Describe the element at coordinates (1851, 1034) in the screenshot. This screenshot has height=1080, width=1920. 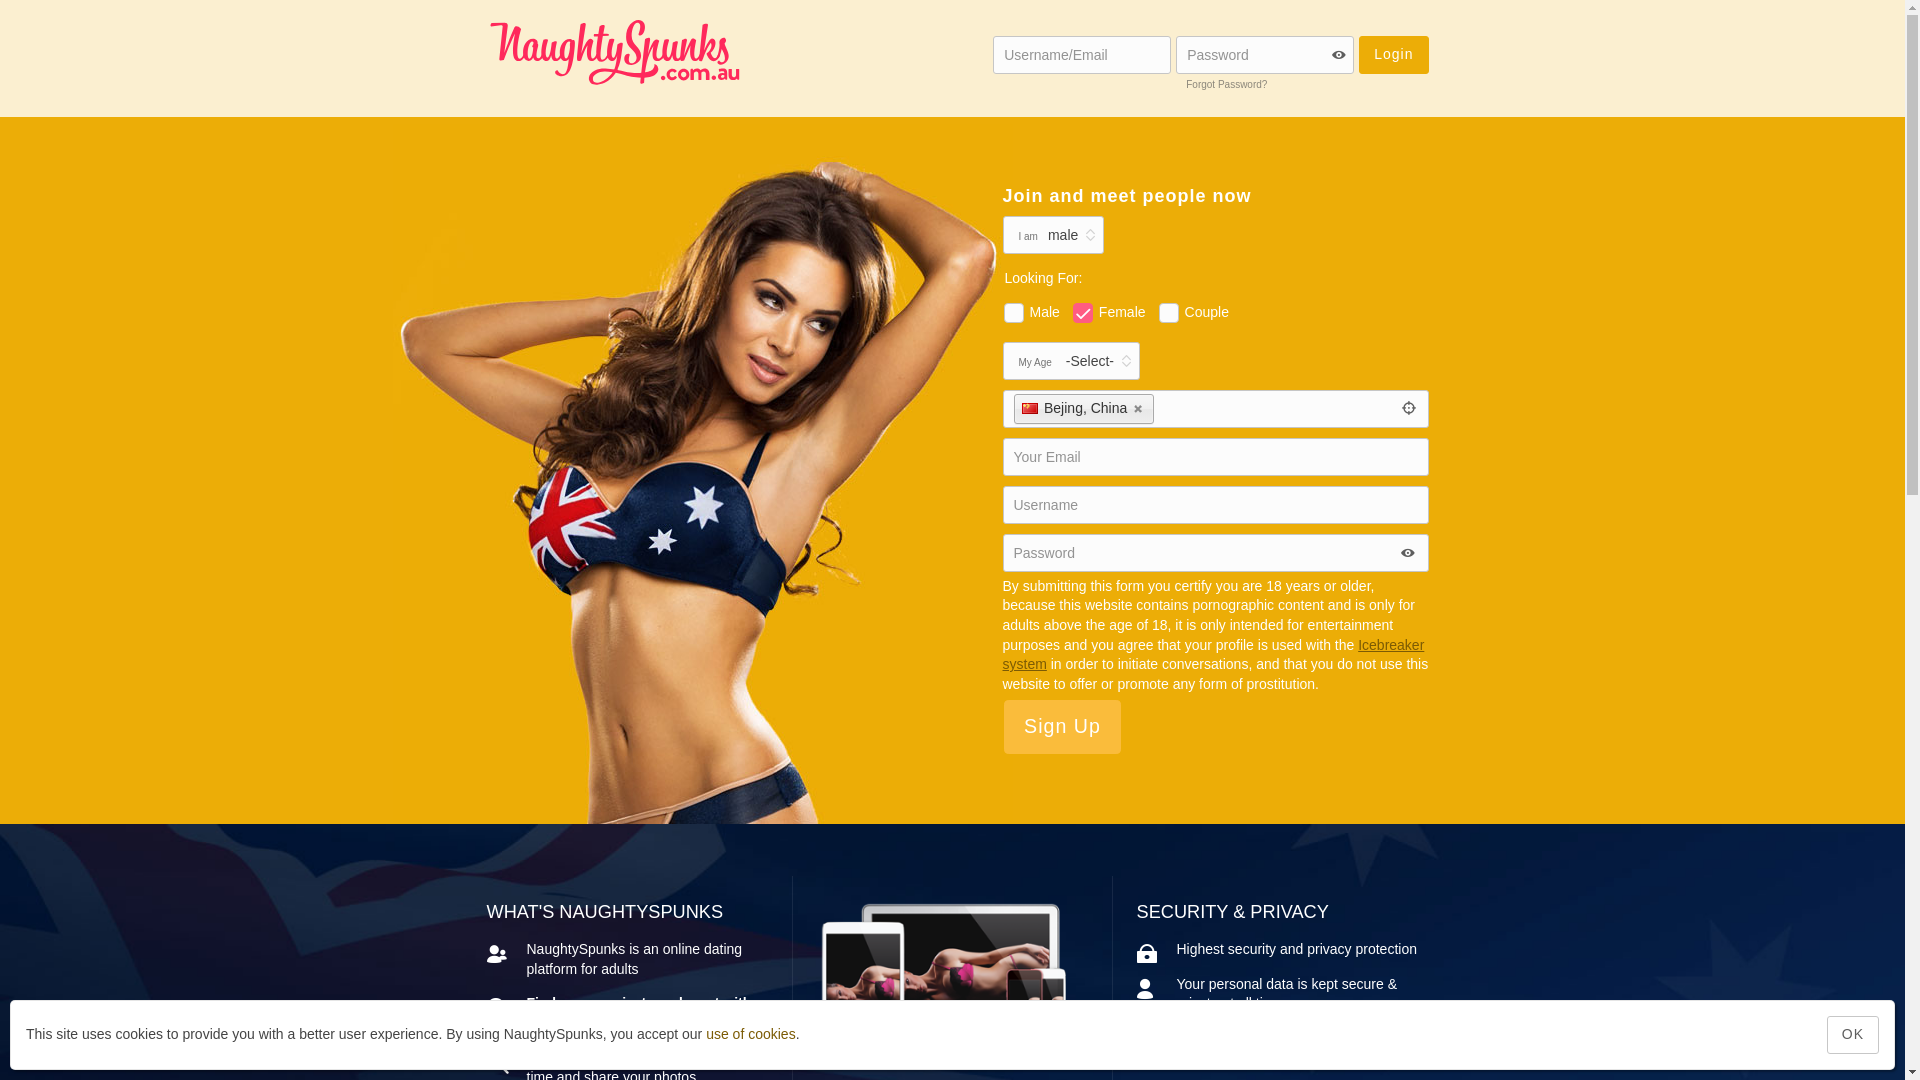
I see `'OK'` at that location.